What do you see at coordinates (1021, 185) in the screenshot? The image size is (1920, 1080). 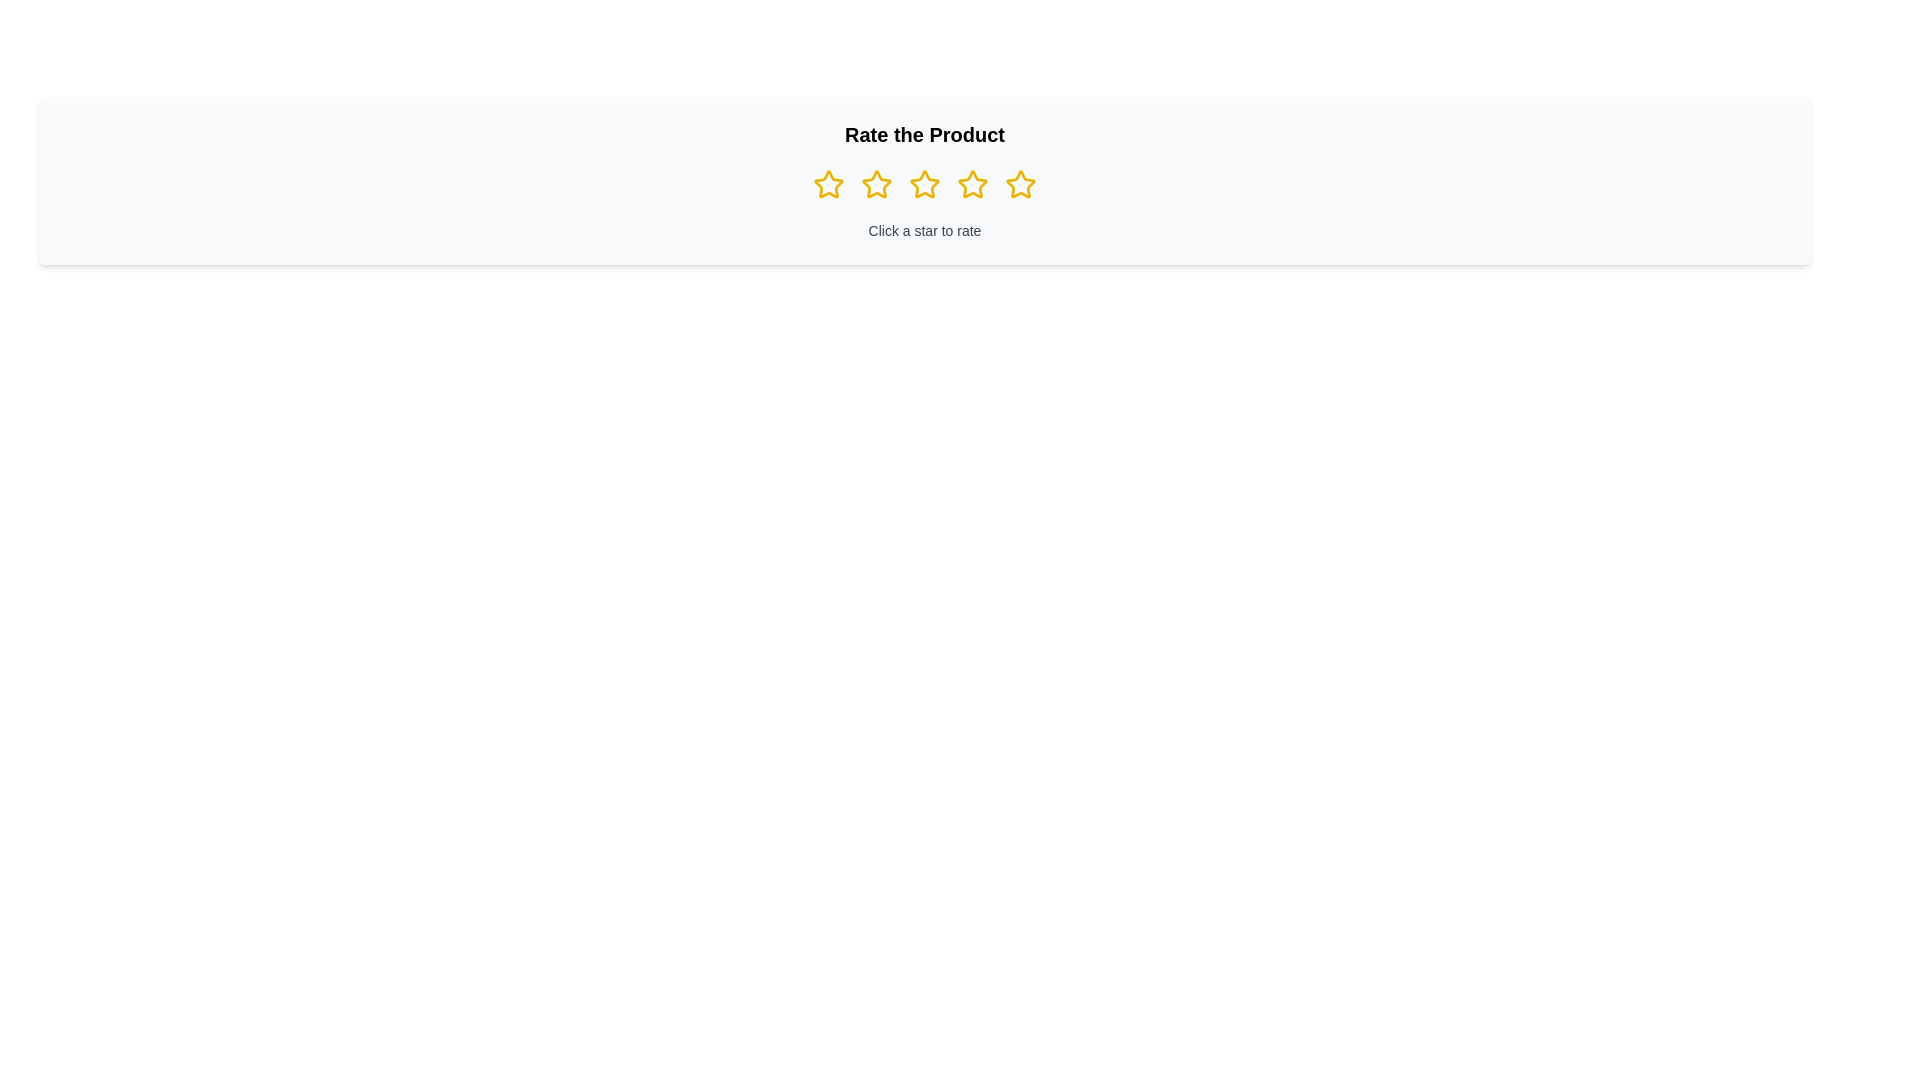 I see `the fifth star icon in the horizontal rating system` at bounding box center [1021, 185].